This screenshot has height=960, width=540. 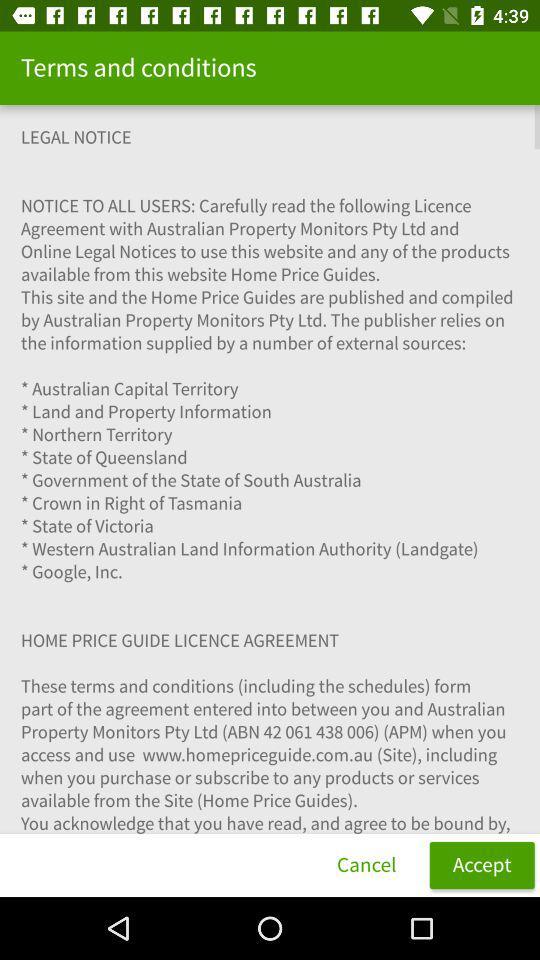 What do you see at coordinates (481, 864) in the screenshot?
I see `item below the legal notice` at bounding box center [481, 864].